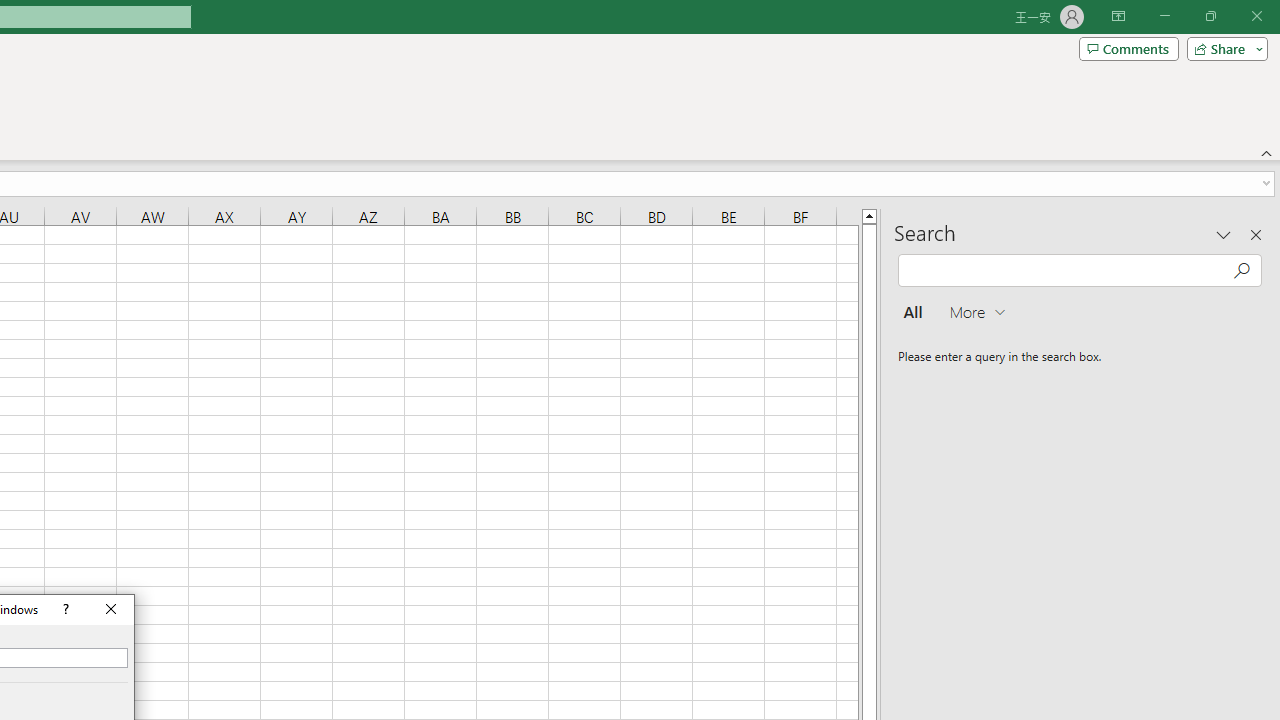 The width and height of the screenshot is (1280, 720). Describe the element at coordinates (1209, 16) in the screenshot. I see `'Restore Down'` at that location.